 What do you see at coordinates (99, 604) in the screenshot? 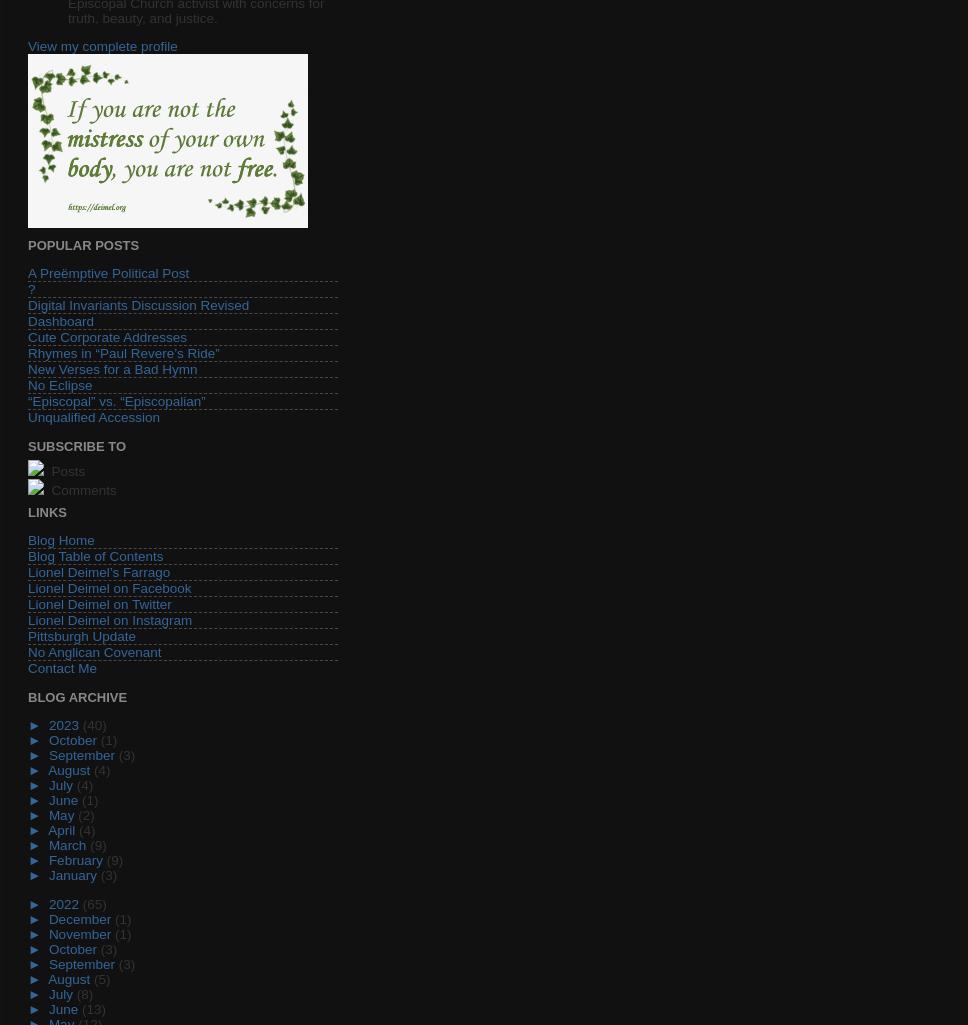
I see `'Lionel Deimel on Twitter'` at bounding box center [99, 604].